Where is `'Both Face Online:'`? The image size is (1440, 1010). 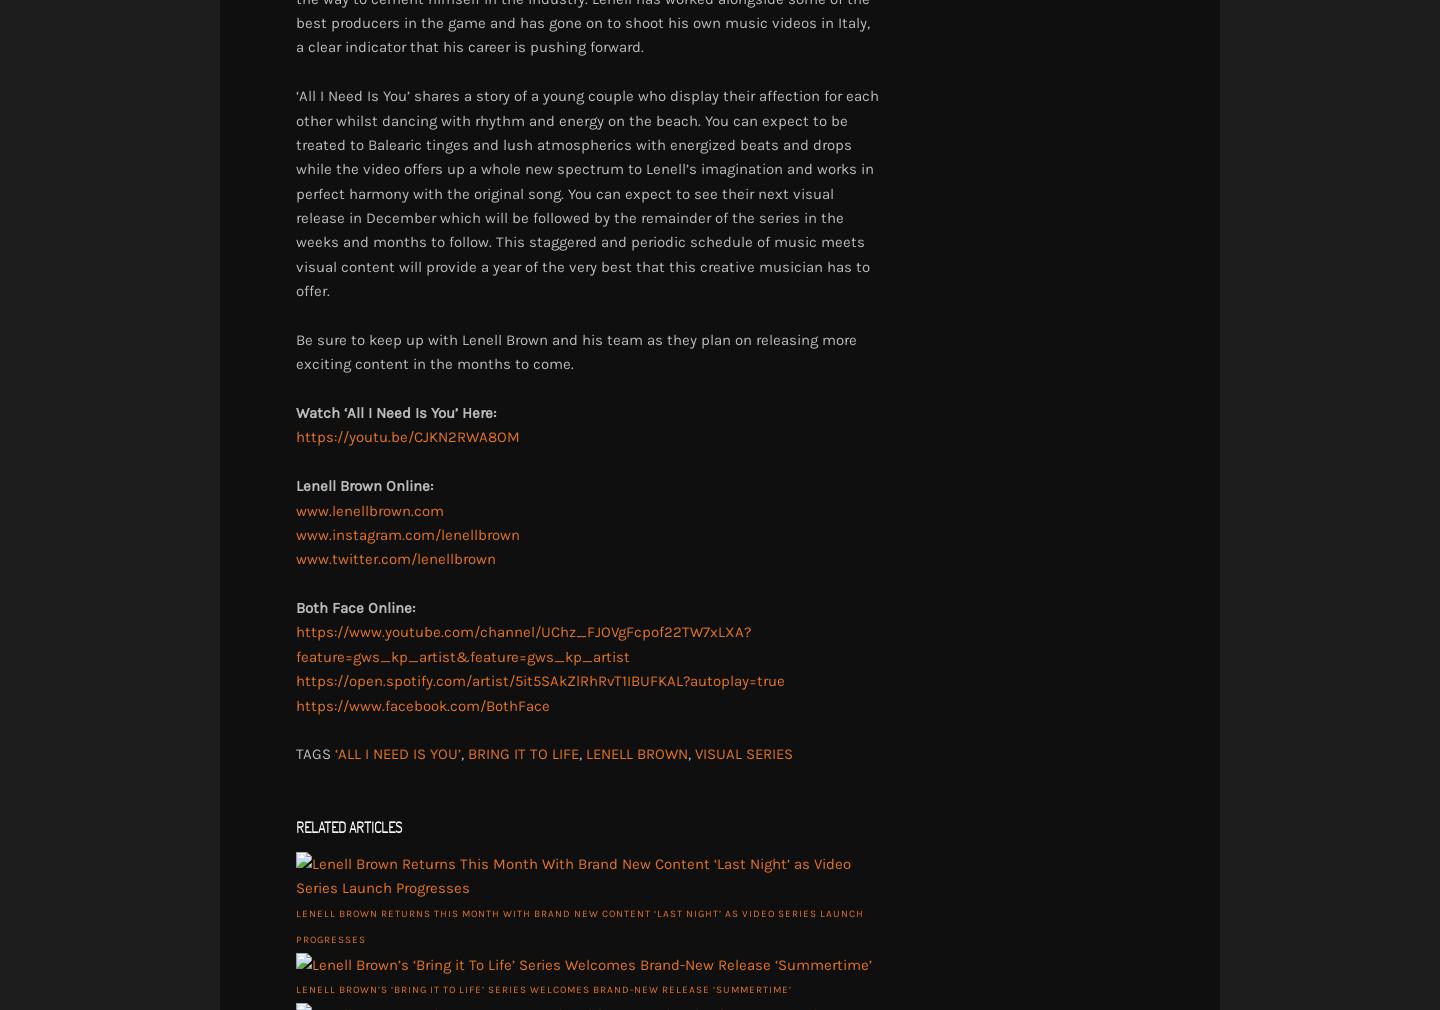
'Both Face Online:' is located at coordinates (355, 607).